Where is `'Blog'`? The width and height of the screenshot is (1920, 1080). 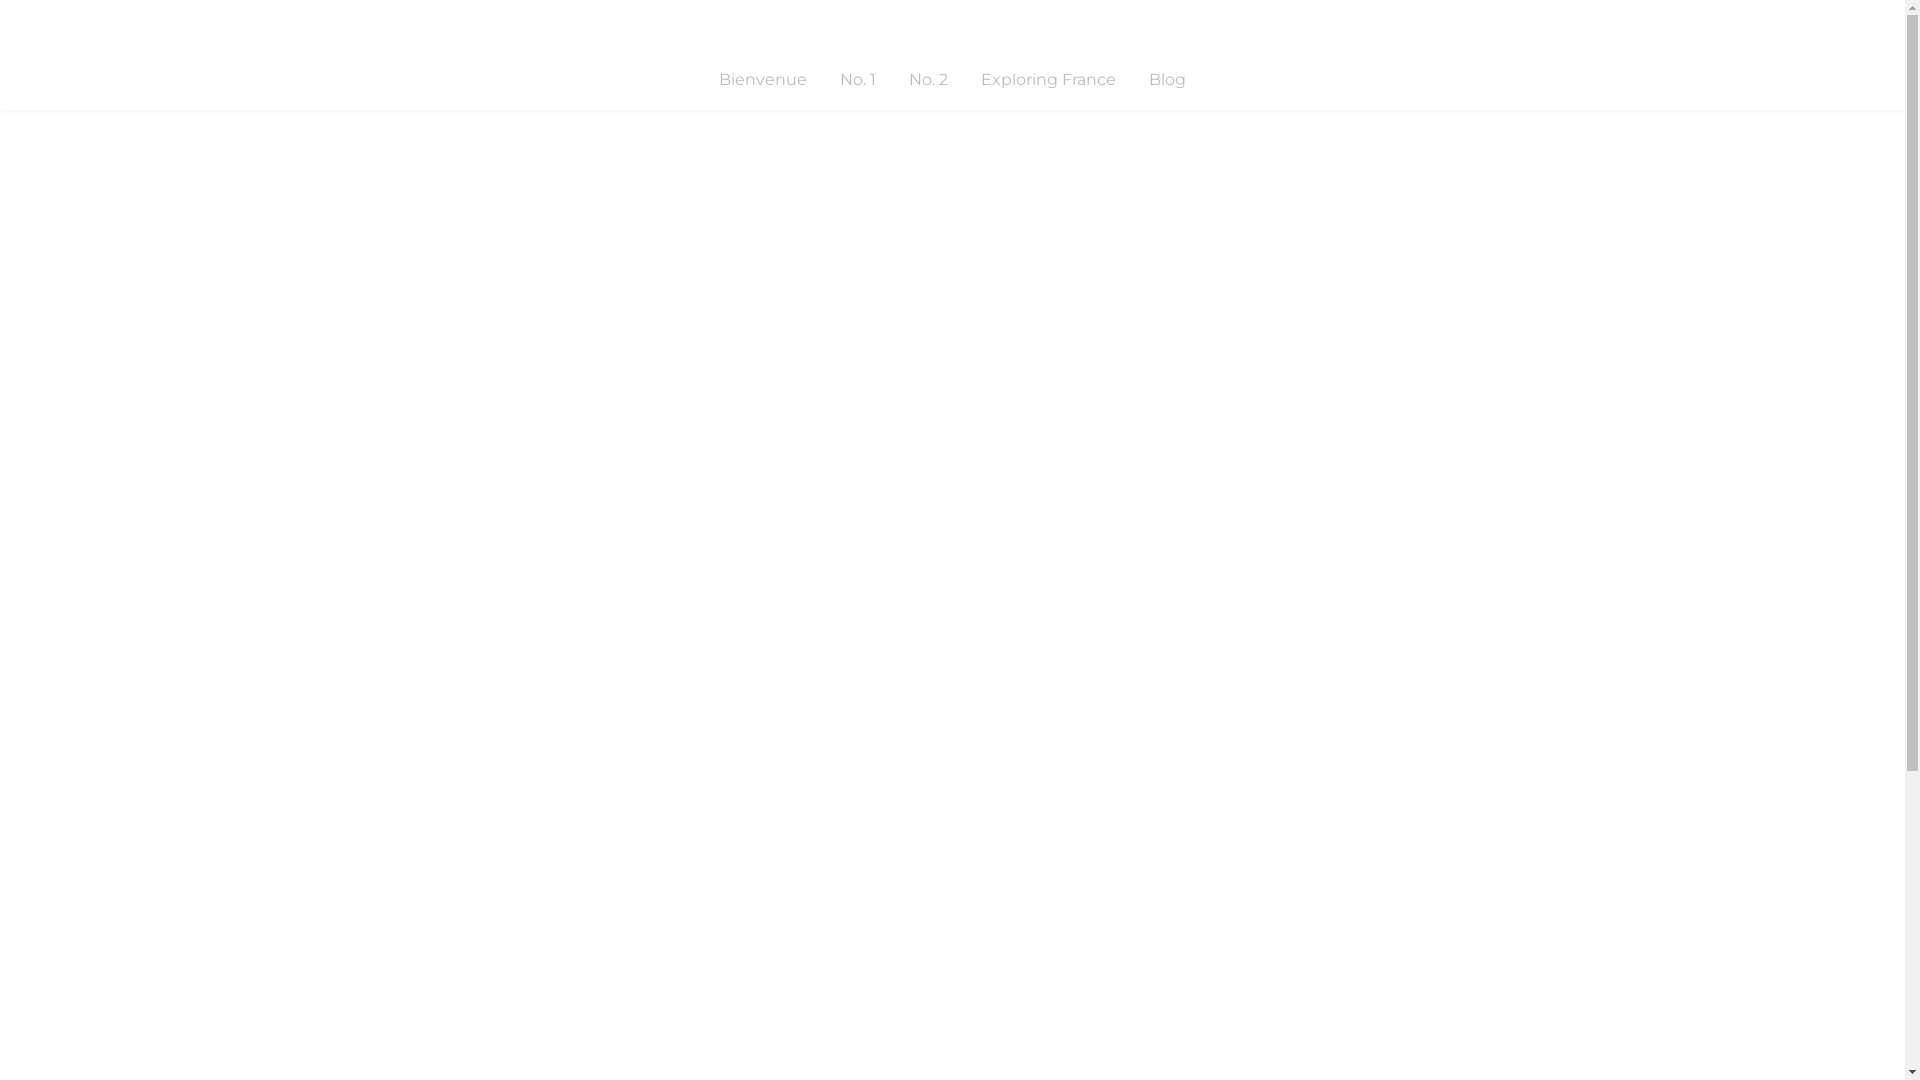 'Blog' is located at coordinates (1167, 79).